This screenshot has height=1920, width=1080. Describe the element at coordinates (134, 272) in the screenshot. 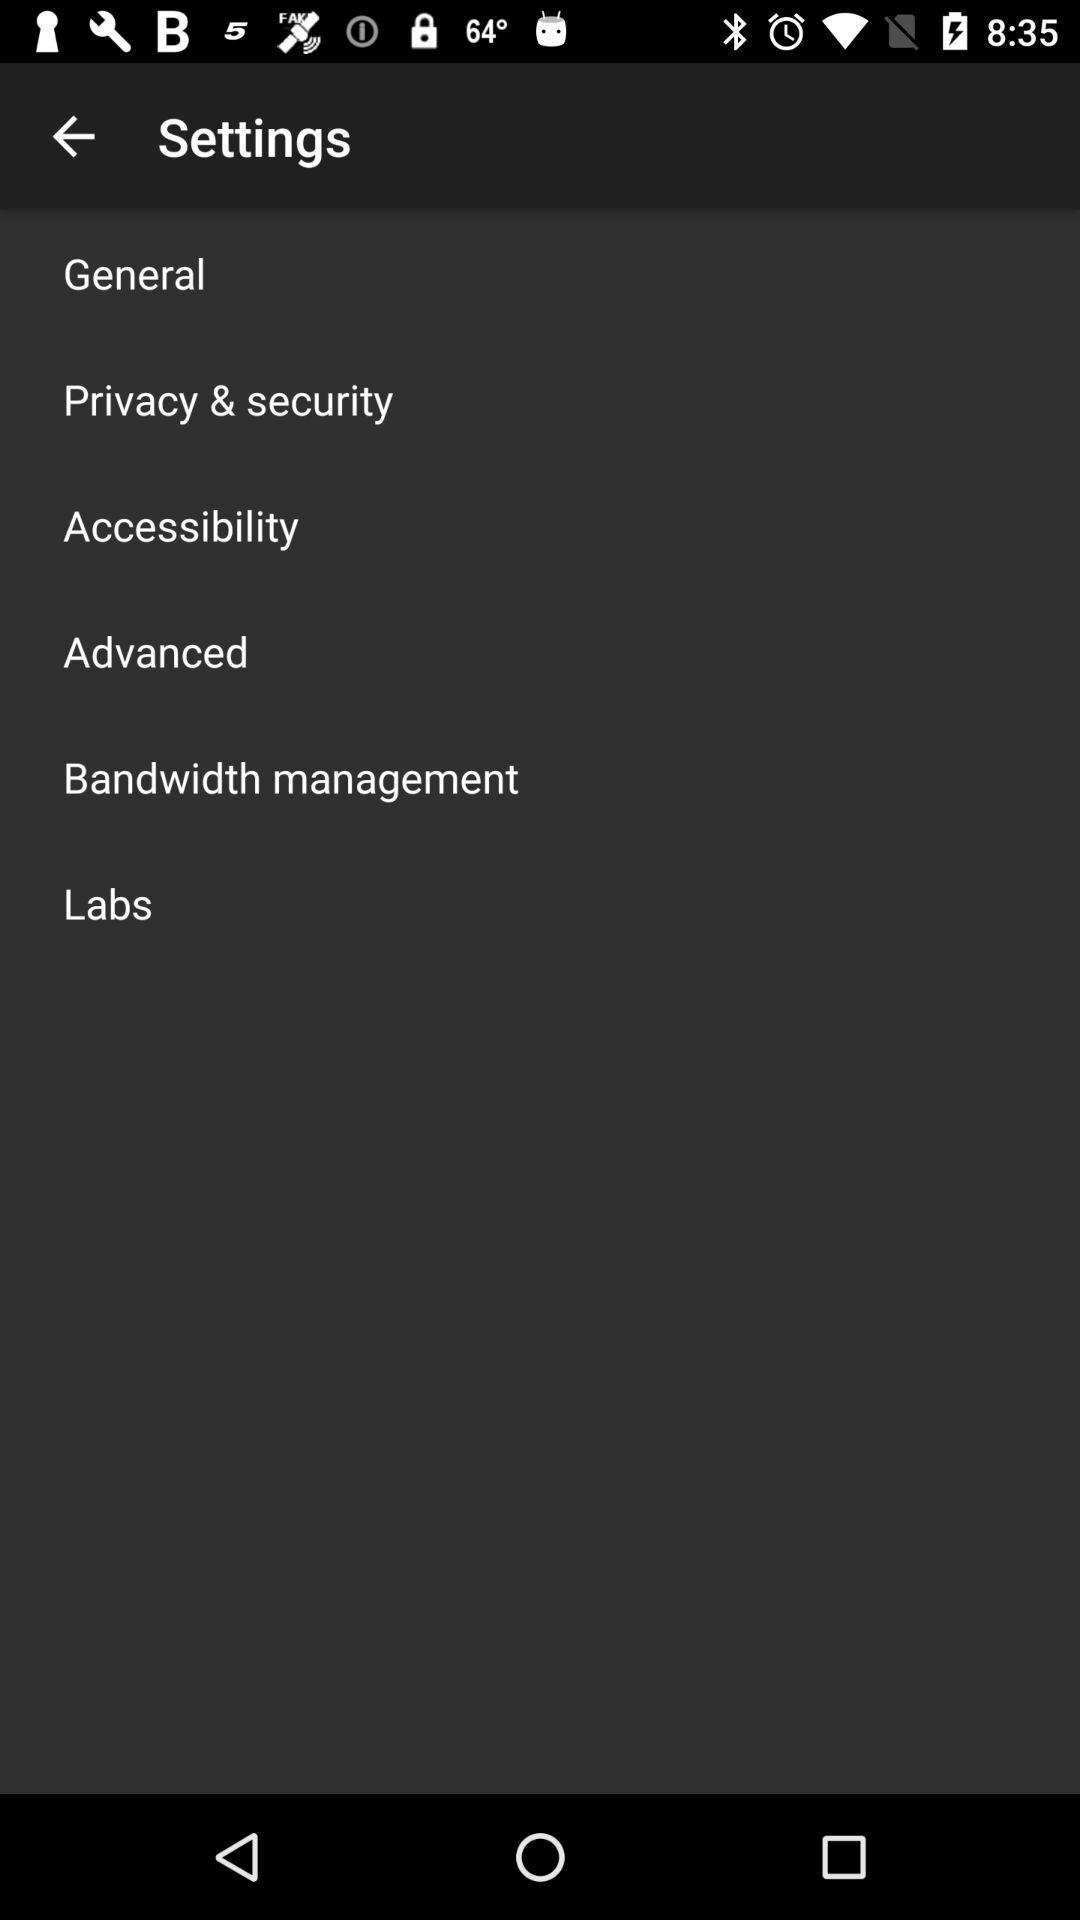

I see `the item above the privacy & security` at that location.